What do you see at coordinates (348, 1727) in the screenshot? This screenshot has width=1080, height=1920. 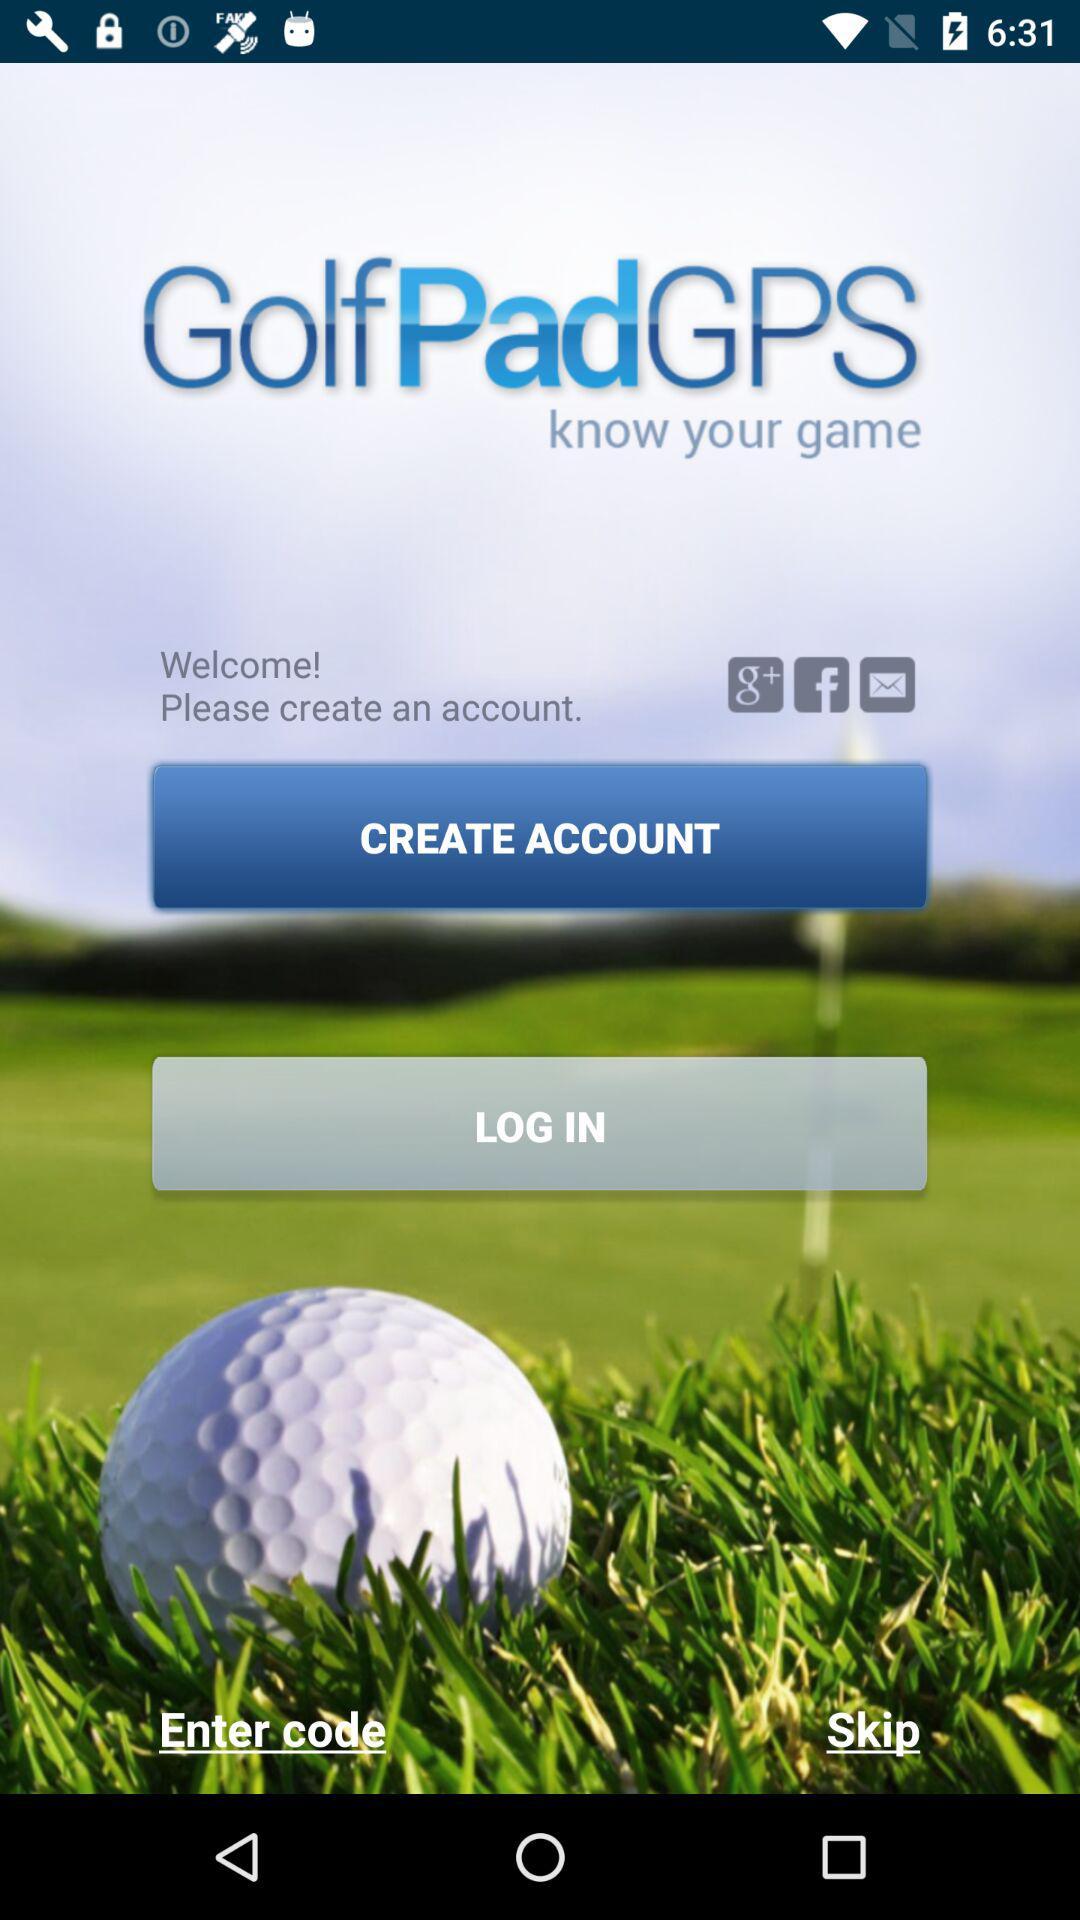 I see `the item below the log in` at bounding box center [348, 1727].